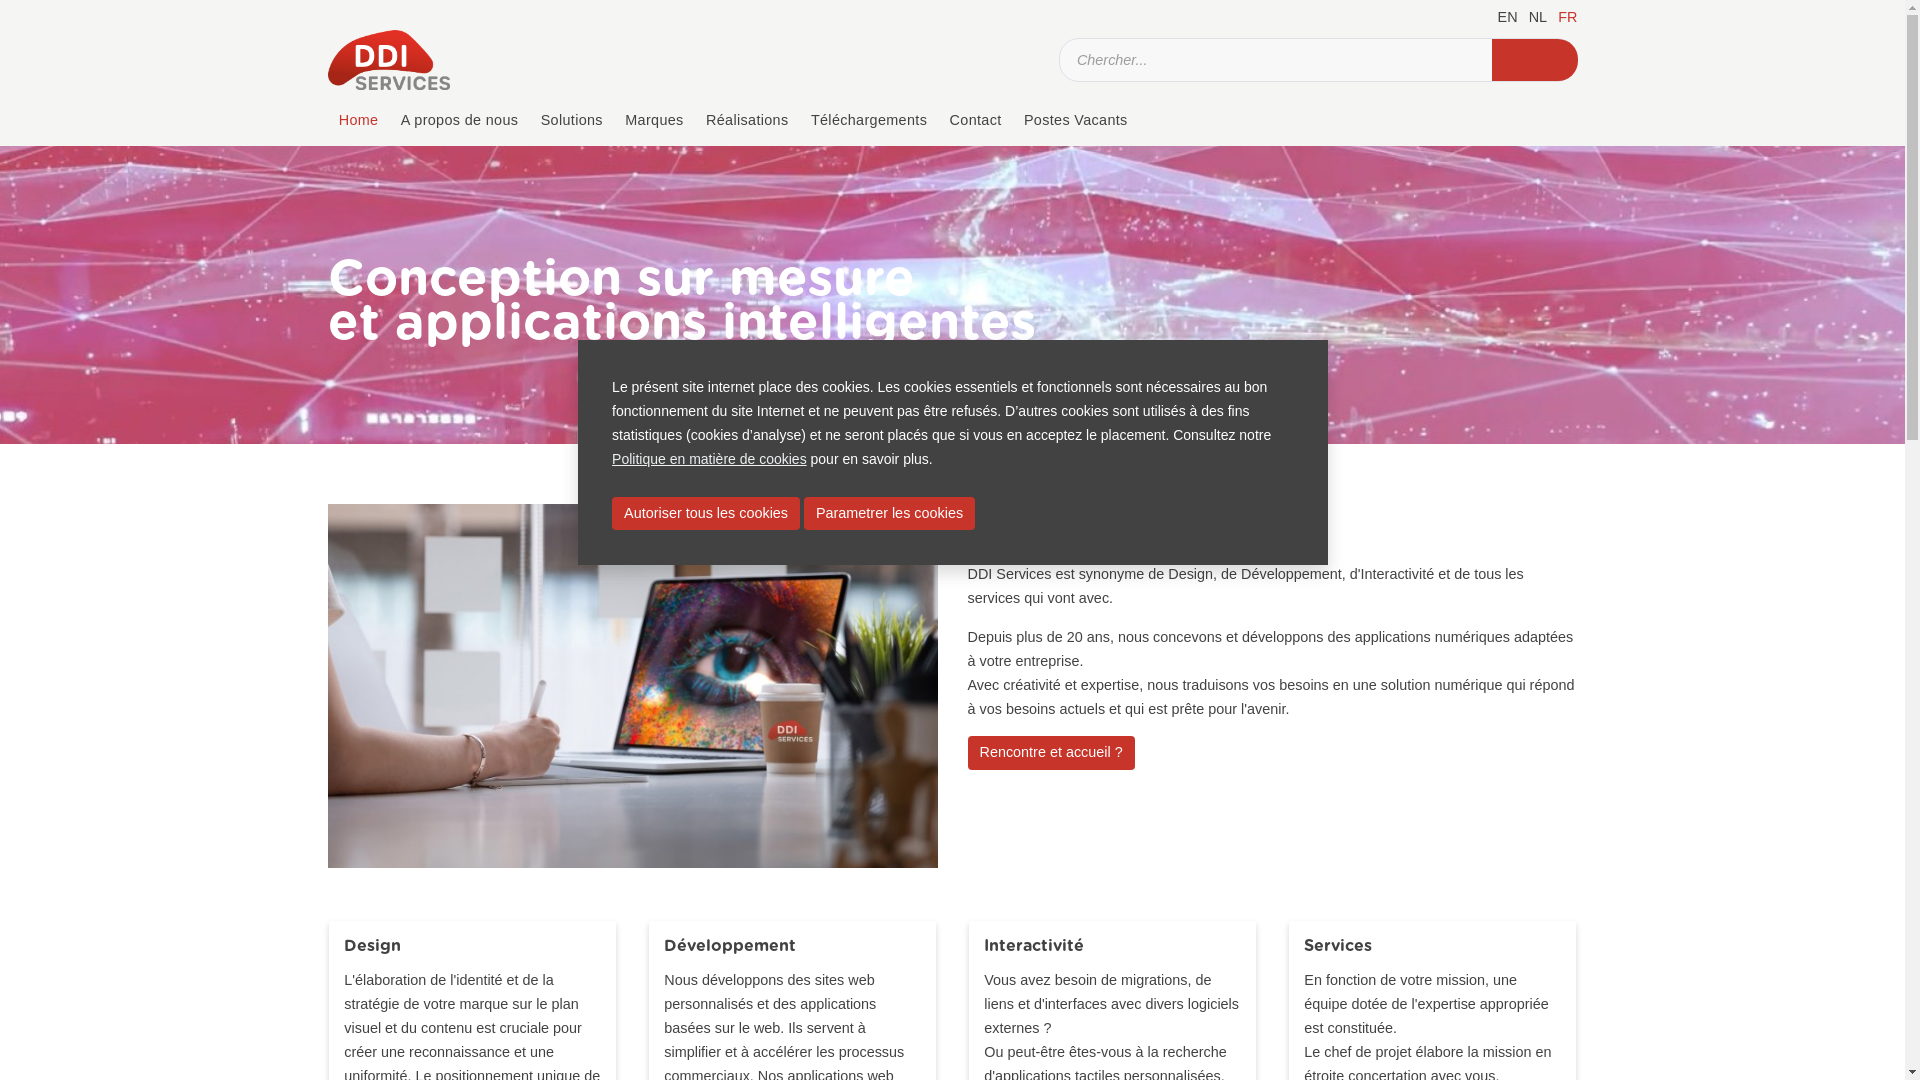  What do you see at coordinates (705, 512) in the screenshot?
I see `'Autoriser tous les cookies'` at bounding box center [705, 512].